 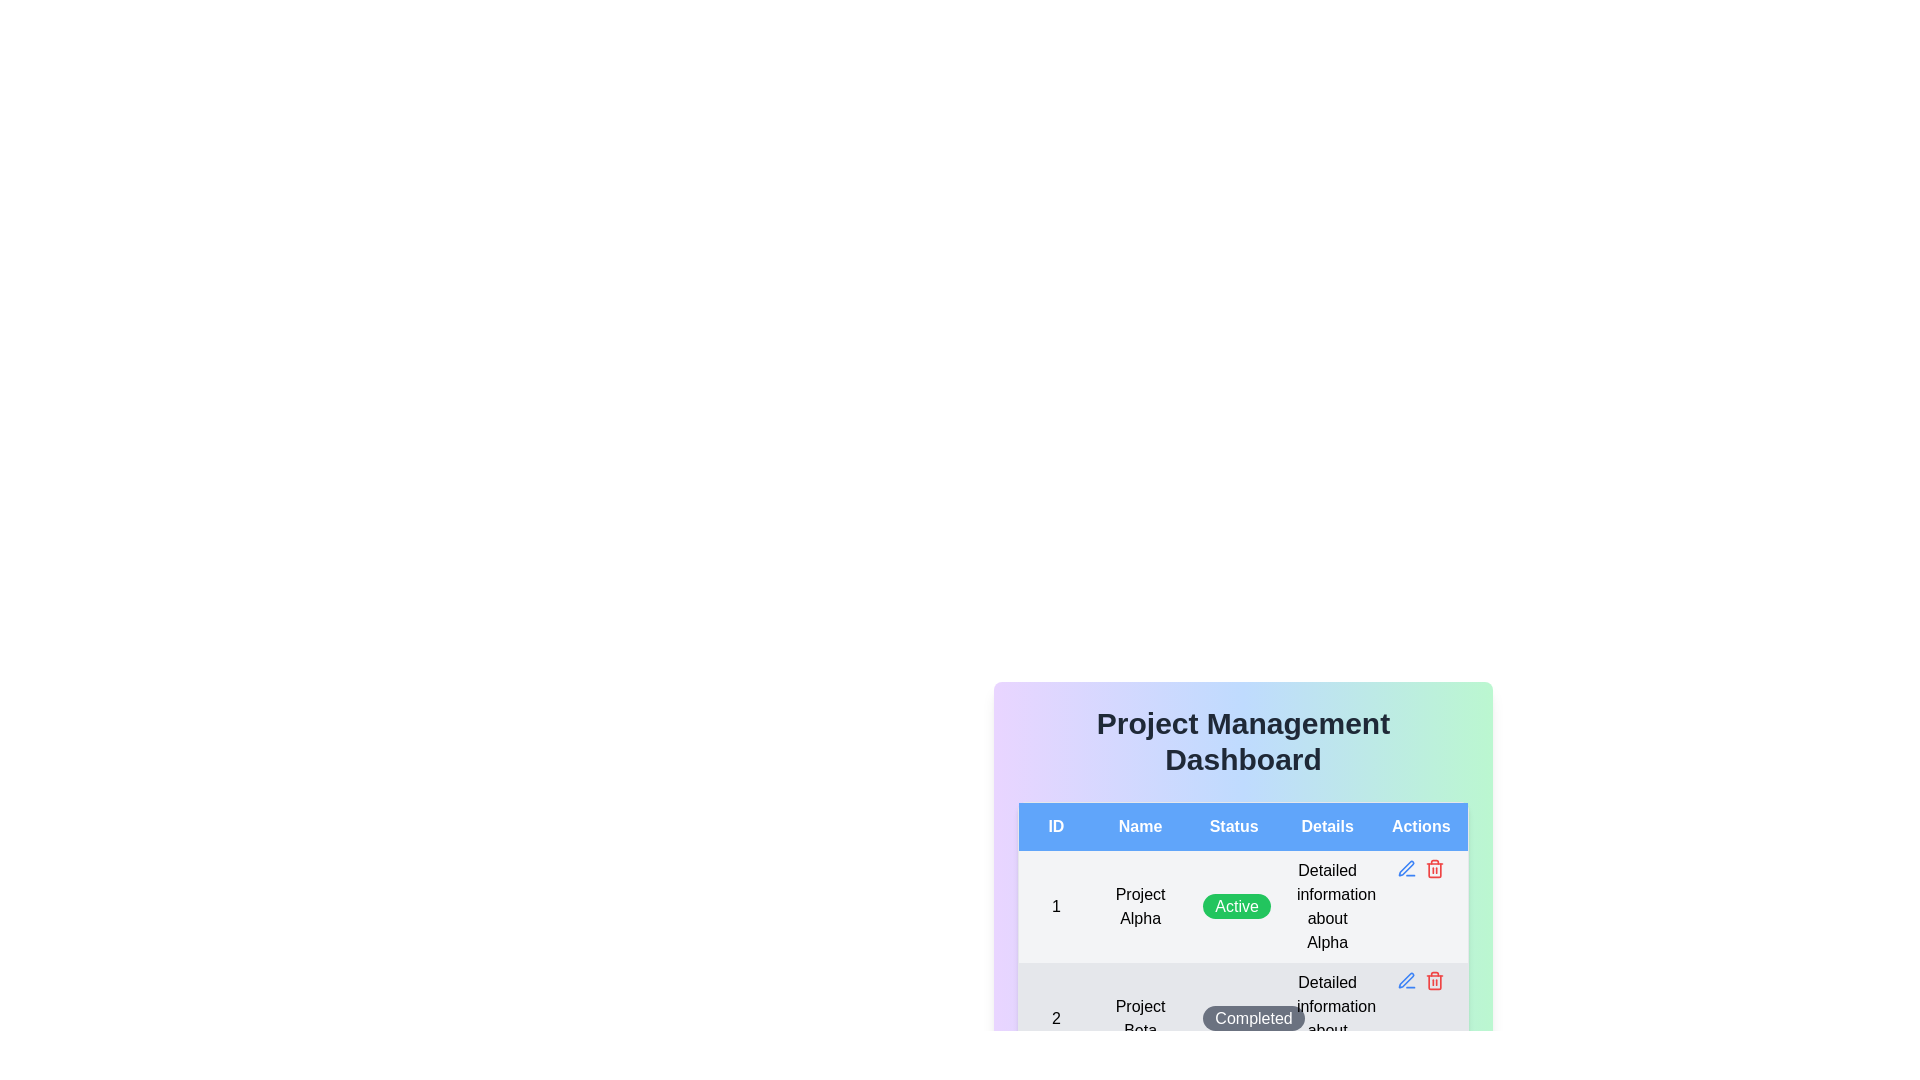 I want to click on the red trash icon located to the right of the blue edit icon in the 'Actions' column of the project management dashboard, so click(x=1434, y=867).